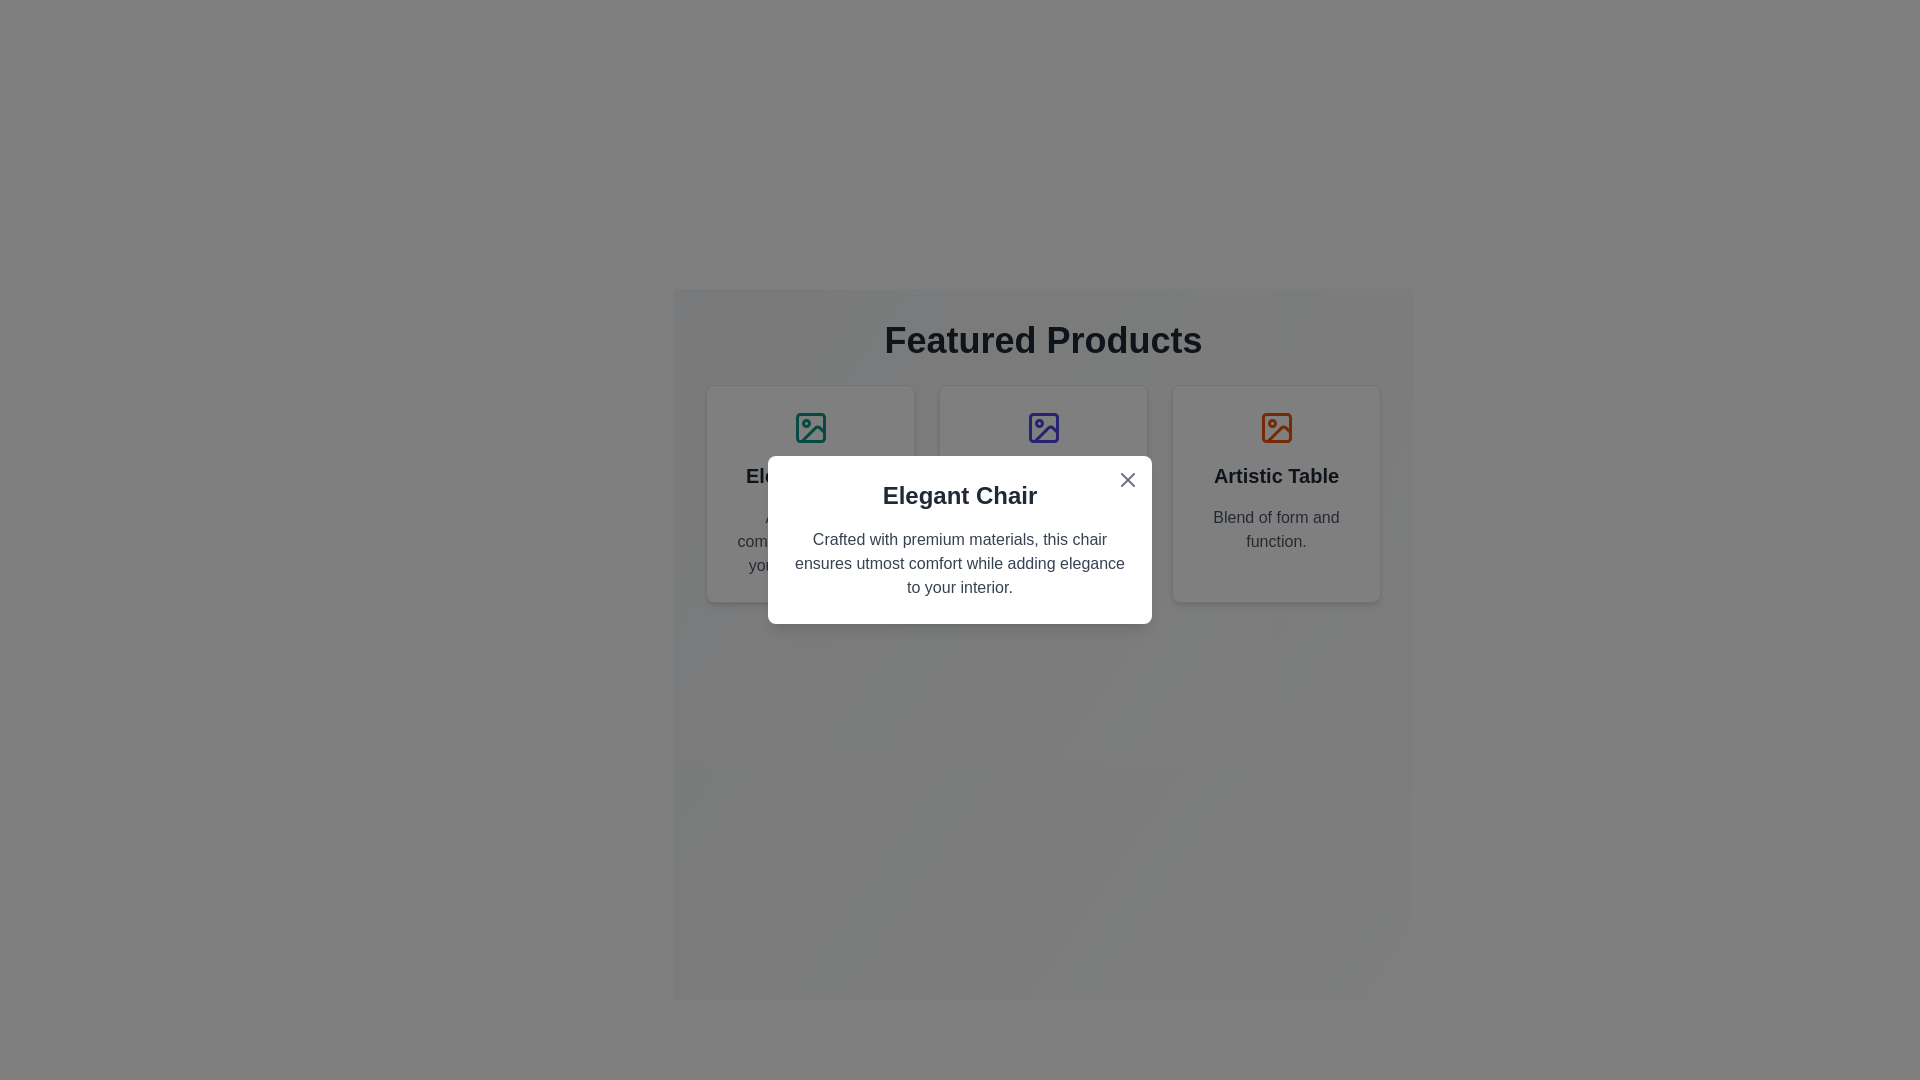  I want to click on the close button icon located at the top-right corner of the modal window adjacent to the title 'Elegant Chair', so click(1128, 479).